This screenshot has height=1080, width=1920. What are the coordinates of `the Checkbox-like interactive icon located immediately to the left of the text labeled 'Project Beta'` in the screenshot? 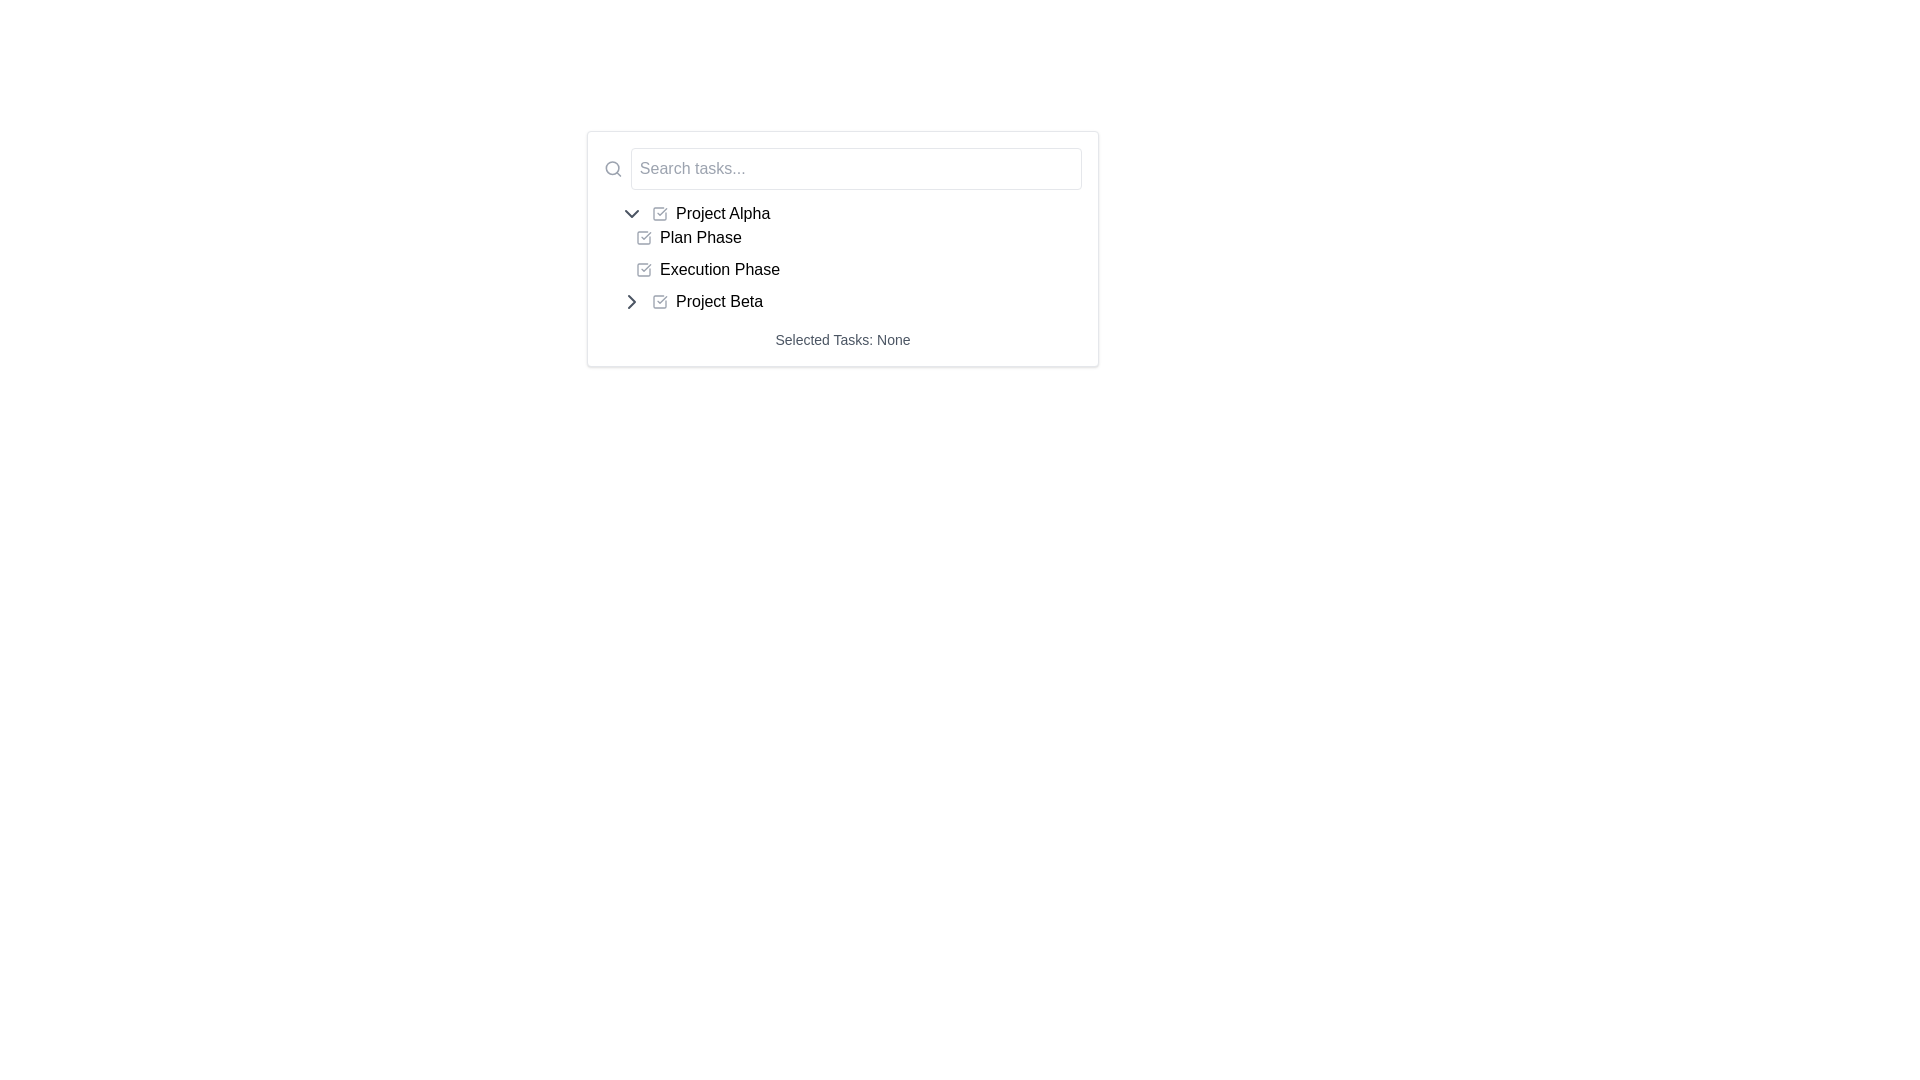 It's located at (660, 301).